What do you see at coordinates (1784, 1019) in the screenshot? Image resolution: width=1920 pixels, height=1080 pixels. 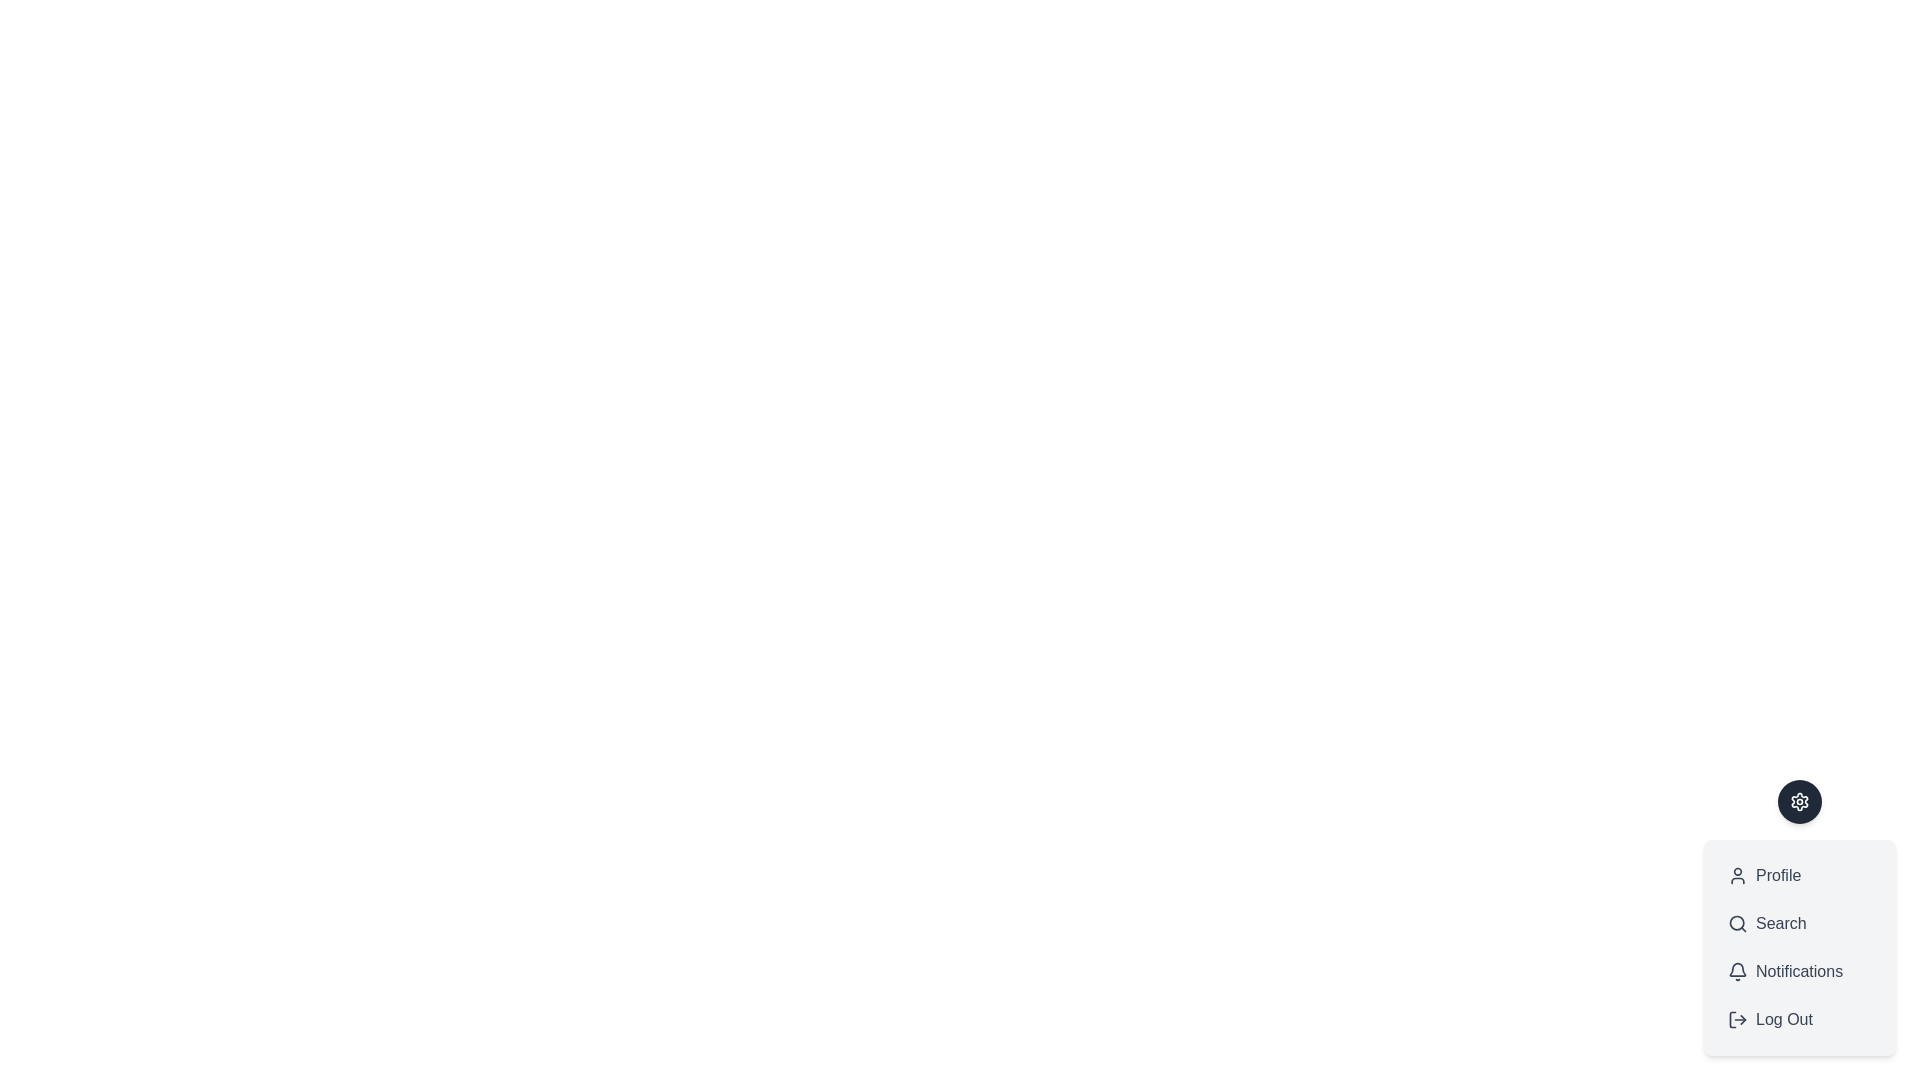 I see `the 'Log Out' text label in the vertical menu which allows users to terminate their current session` at bounding box center [1784, 1019].